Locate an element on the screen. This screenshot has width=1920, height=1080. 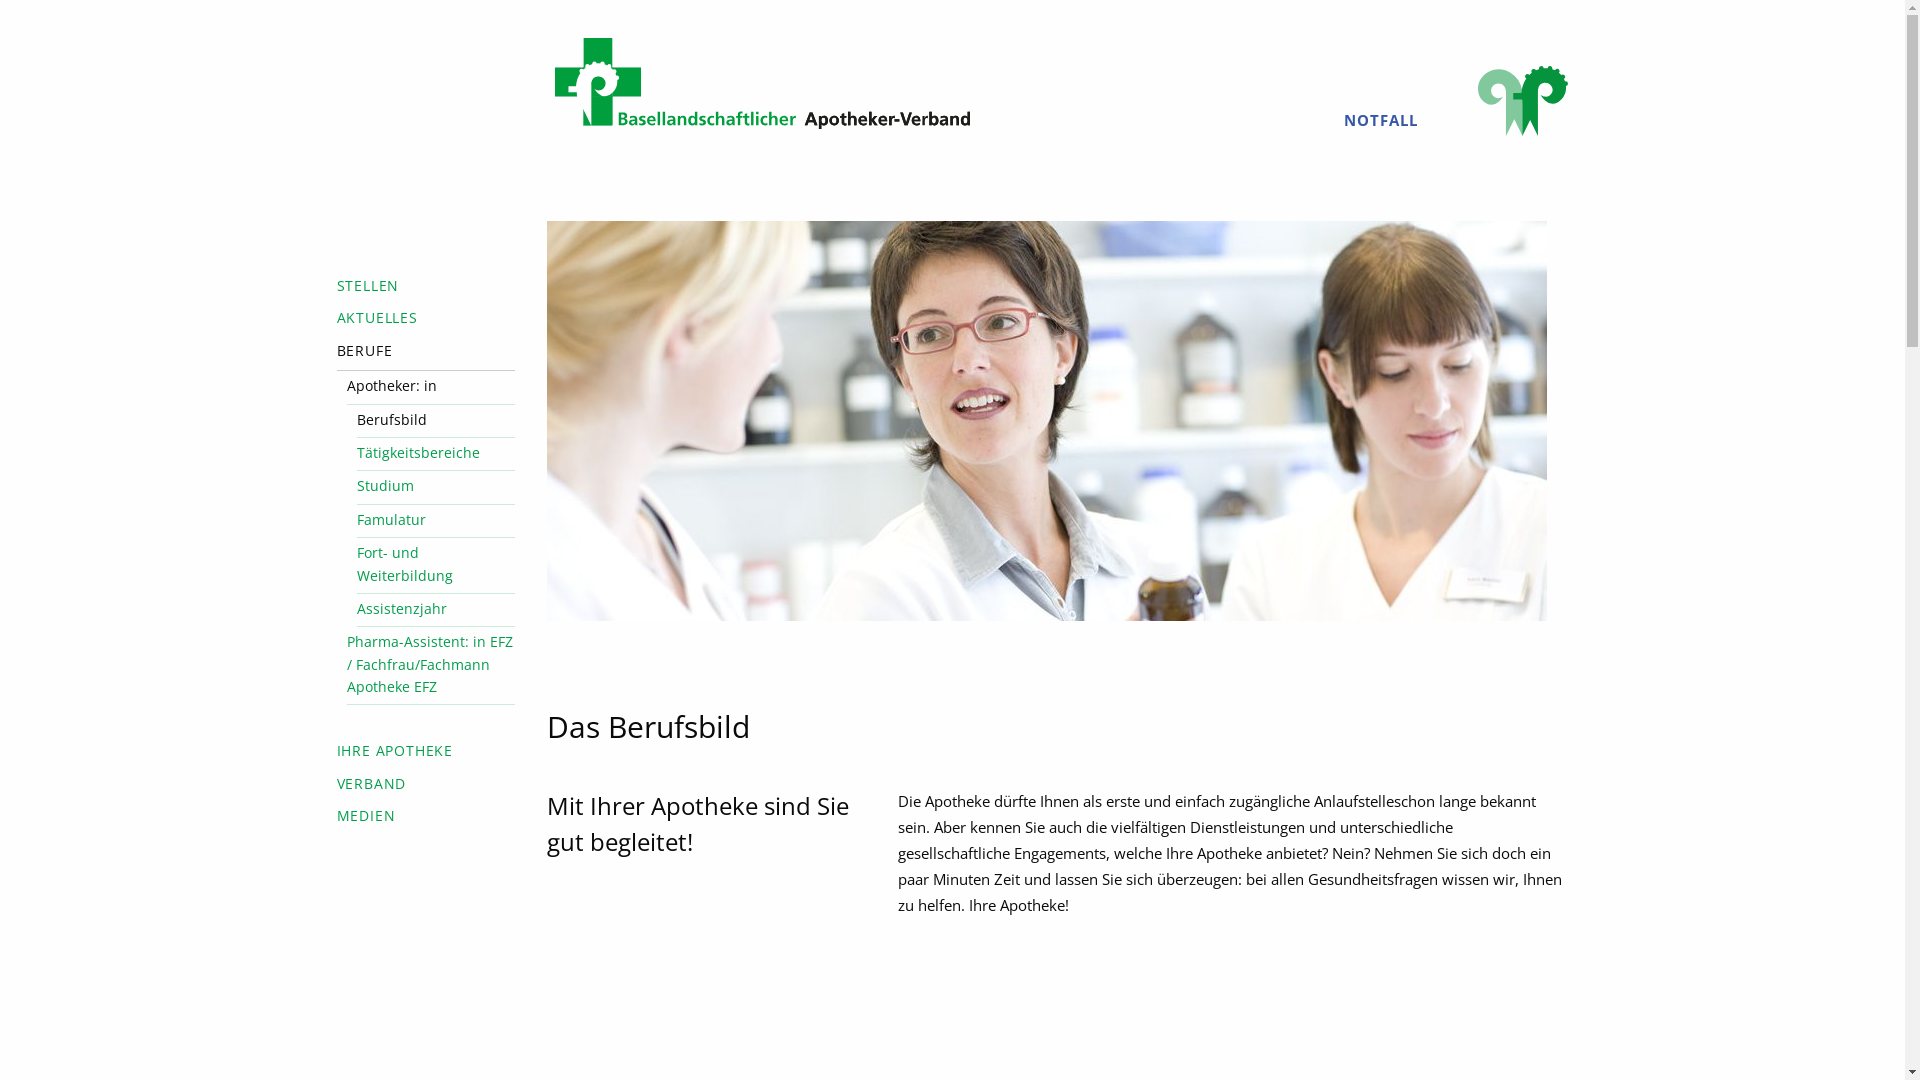
'Pharma-Assistent: in EFZ / Fachfrau/Fachmann Apotheke EFZ' is located at coordinates (429, 667).